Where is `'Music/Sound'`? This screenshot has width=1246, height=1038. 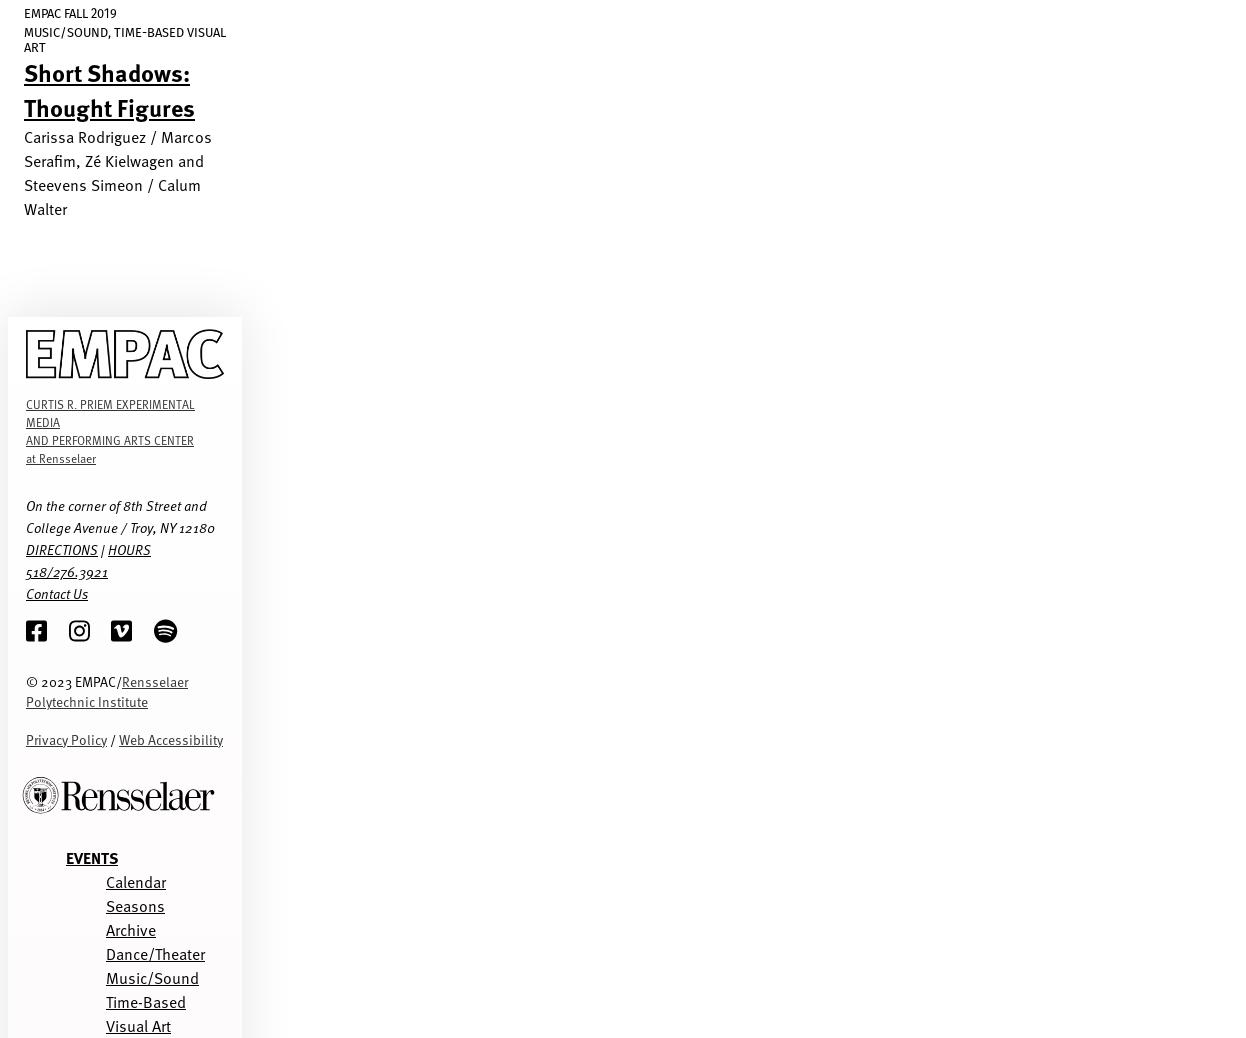
'Music/Sound' is located at coordinates (105, 976).